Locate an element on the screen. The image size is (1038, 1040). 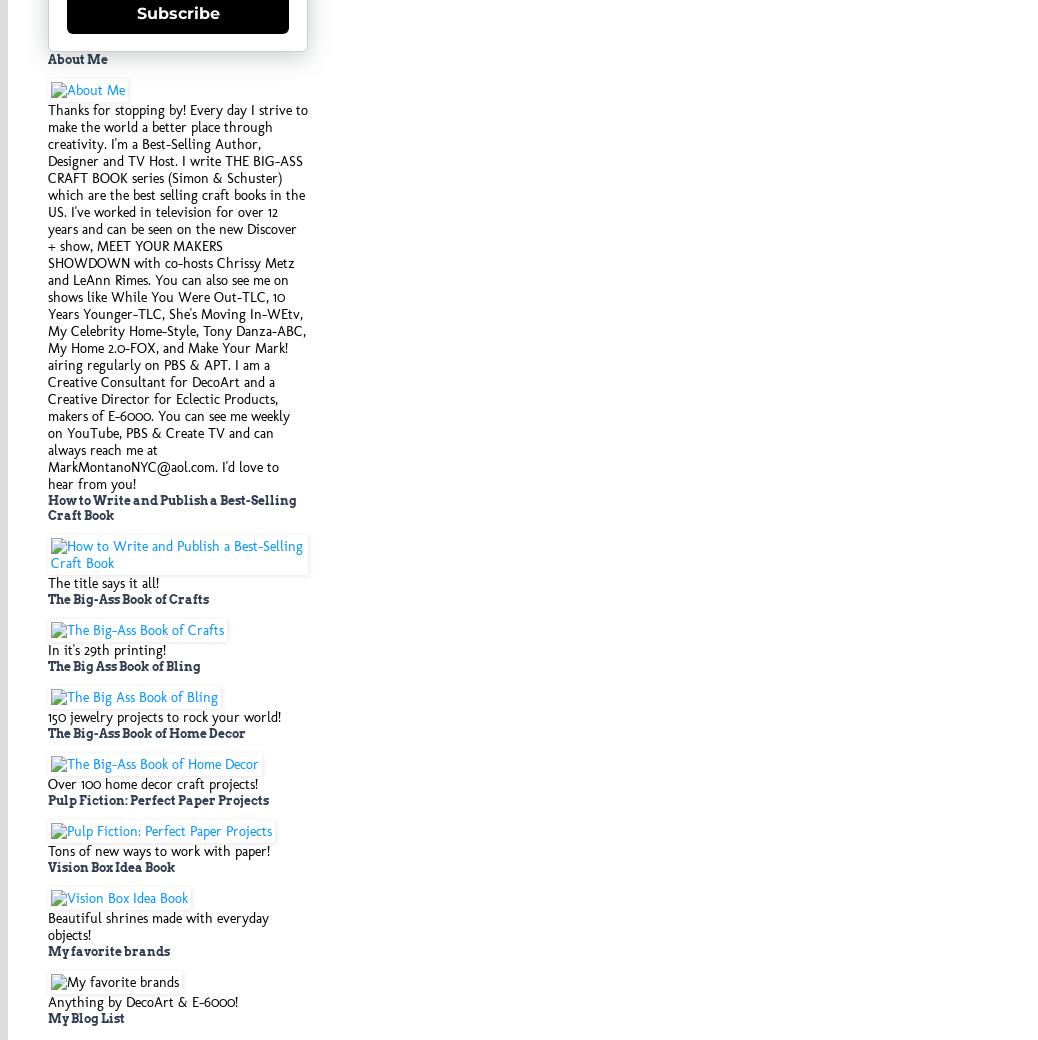
'Pulp Fiction:  Perfect Paper Projects' is located at coordinates (157, 798).